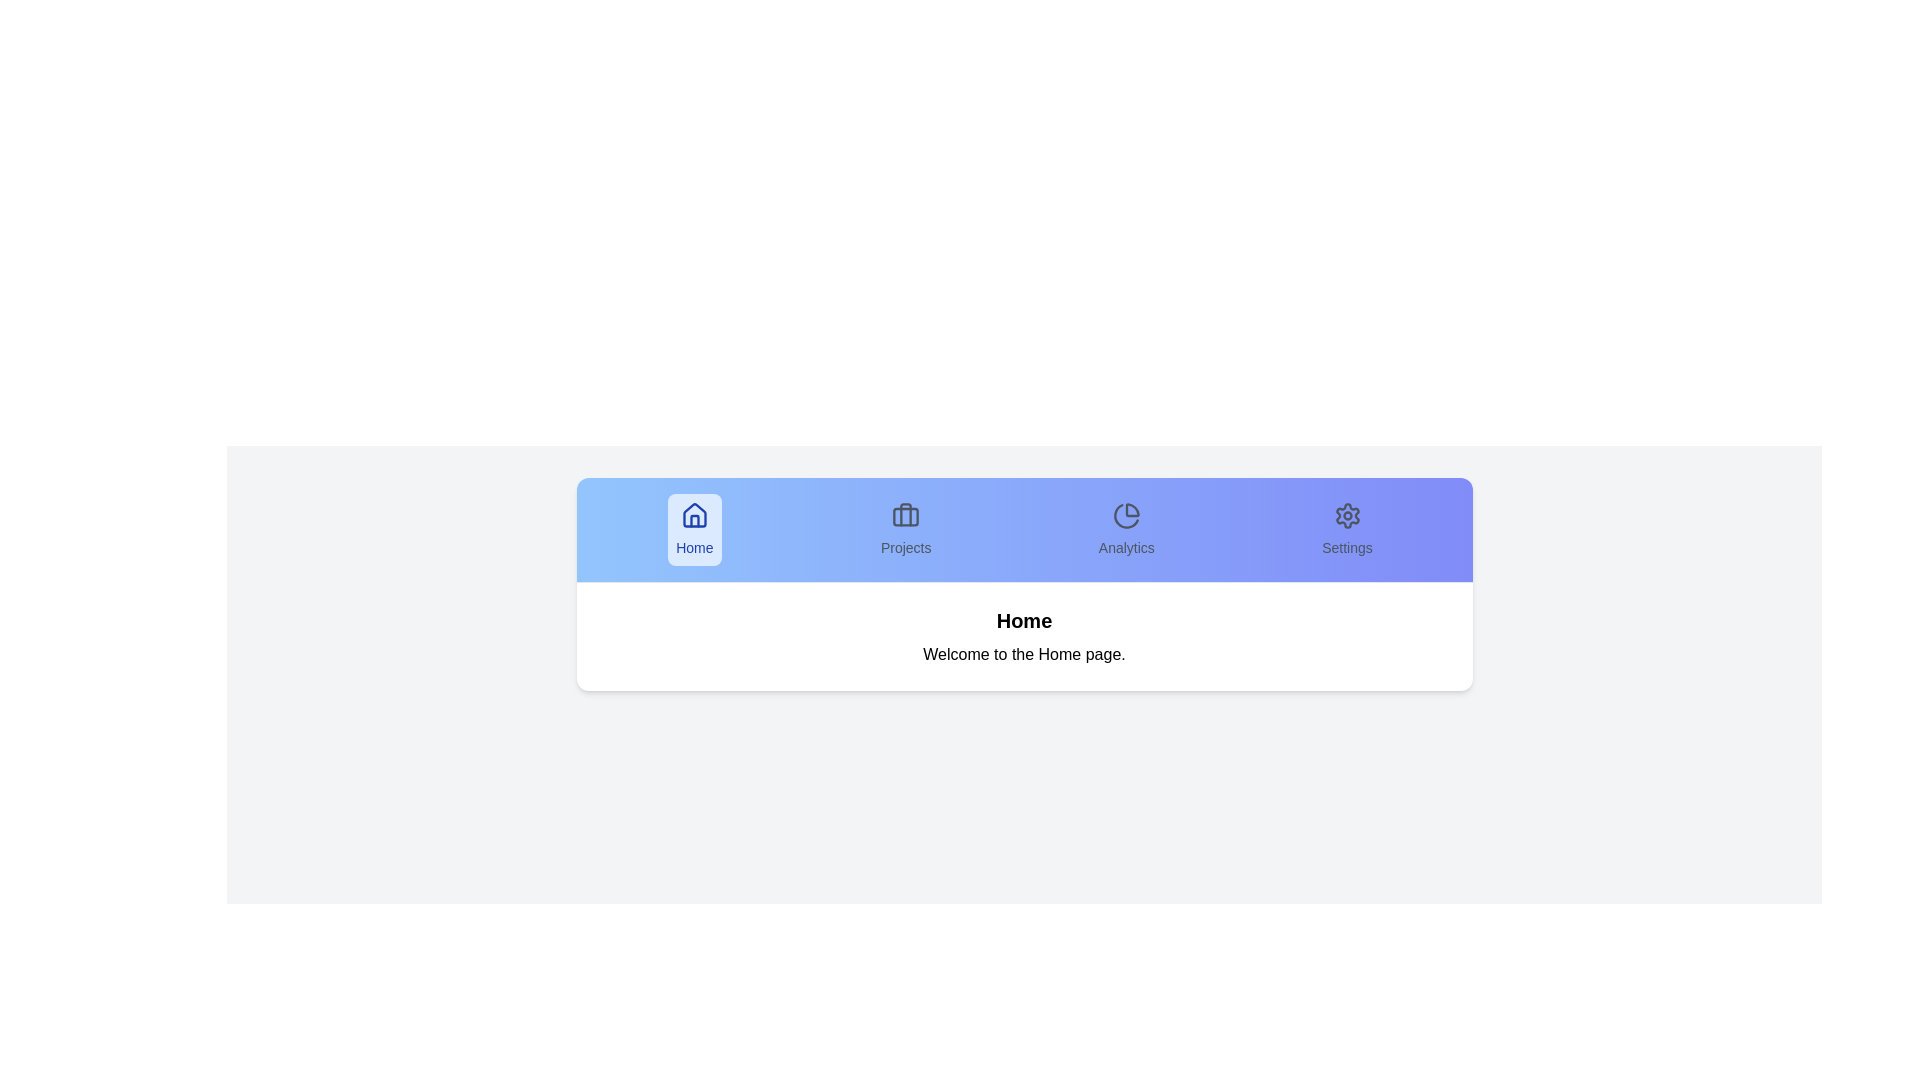 The height and width of the screenshot is (1080, 1920). What do you see at coordinates (1347, 528) in the screenshot?
I see `the tab labeled Settings to switch to that tab` at bounding box center [1347, 528].